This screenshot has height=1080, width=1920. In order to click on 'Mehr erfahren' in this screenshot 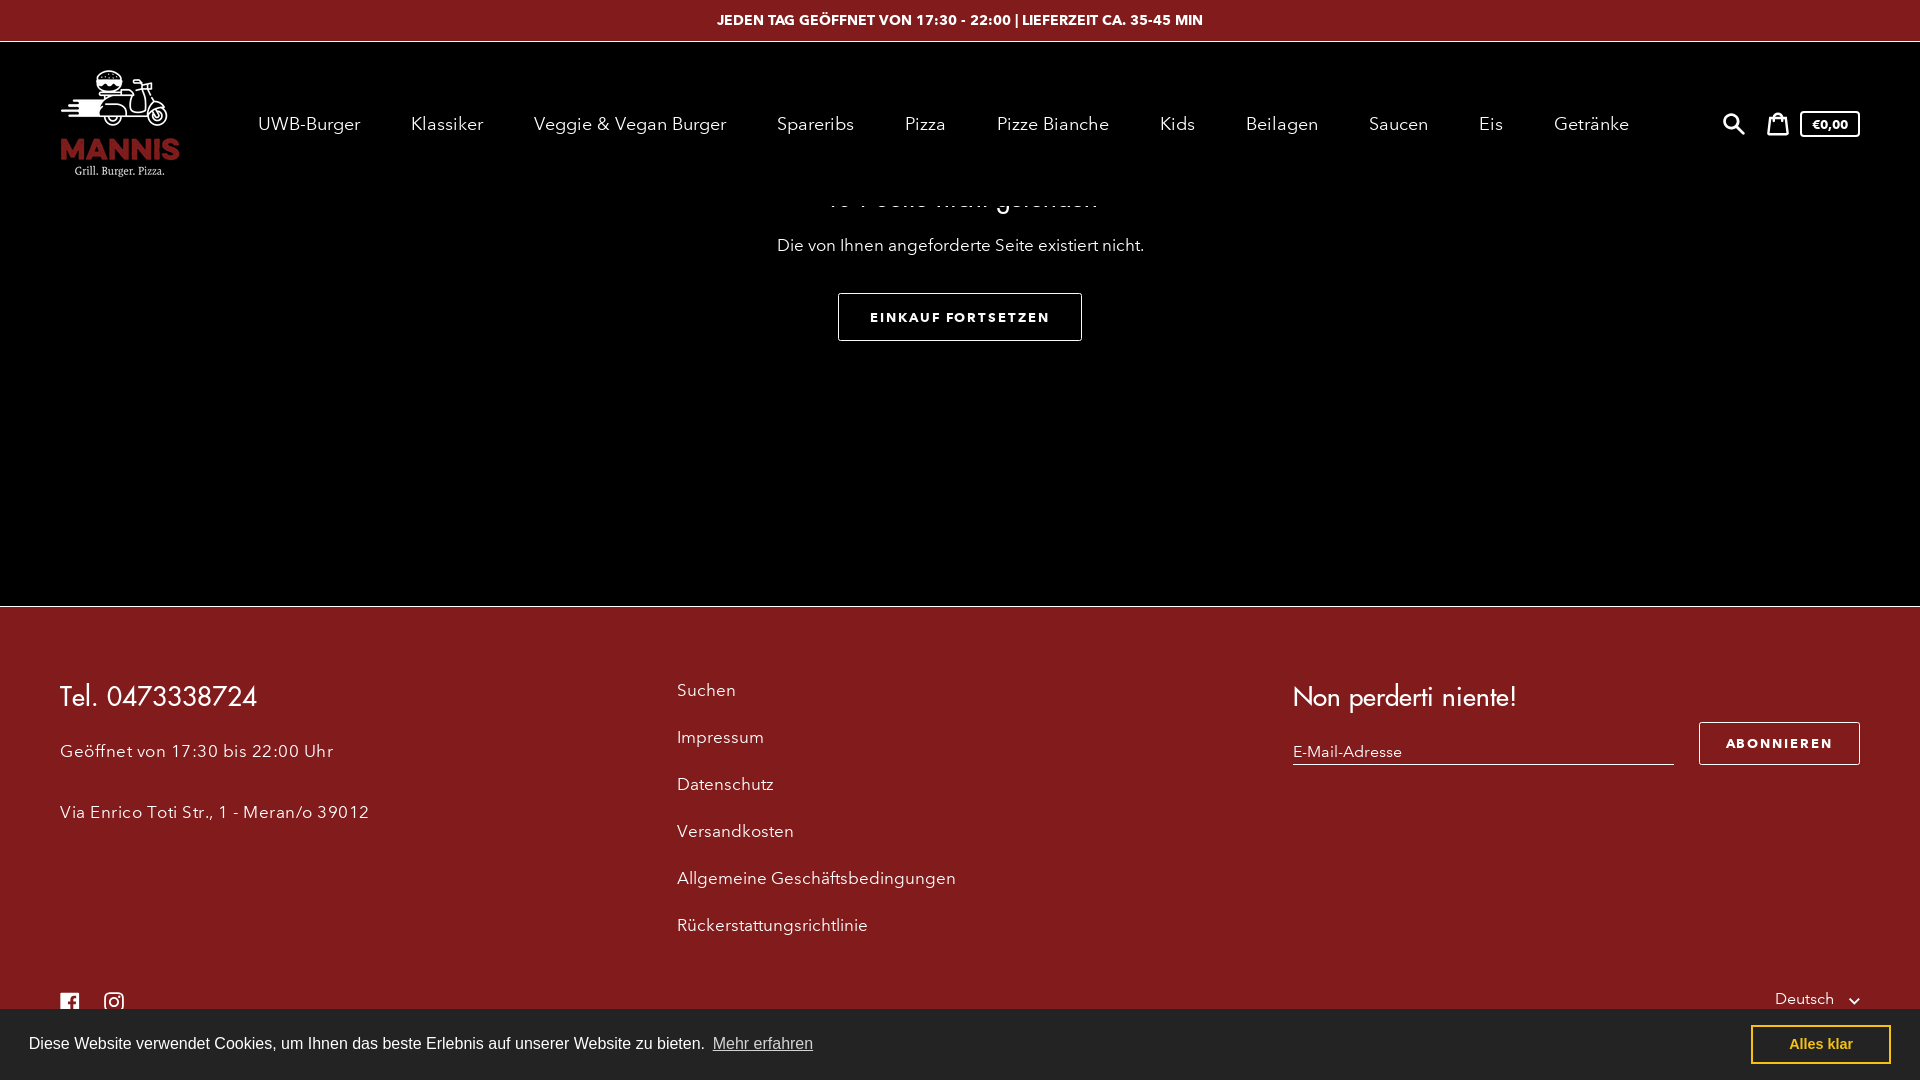, I will do `click(761, 1043)`.